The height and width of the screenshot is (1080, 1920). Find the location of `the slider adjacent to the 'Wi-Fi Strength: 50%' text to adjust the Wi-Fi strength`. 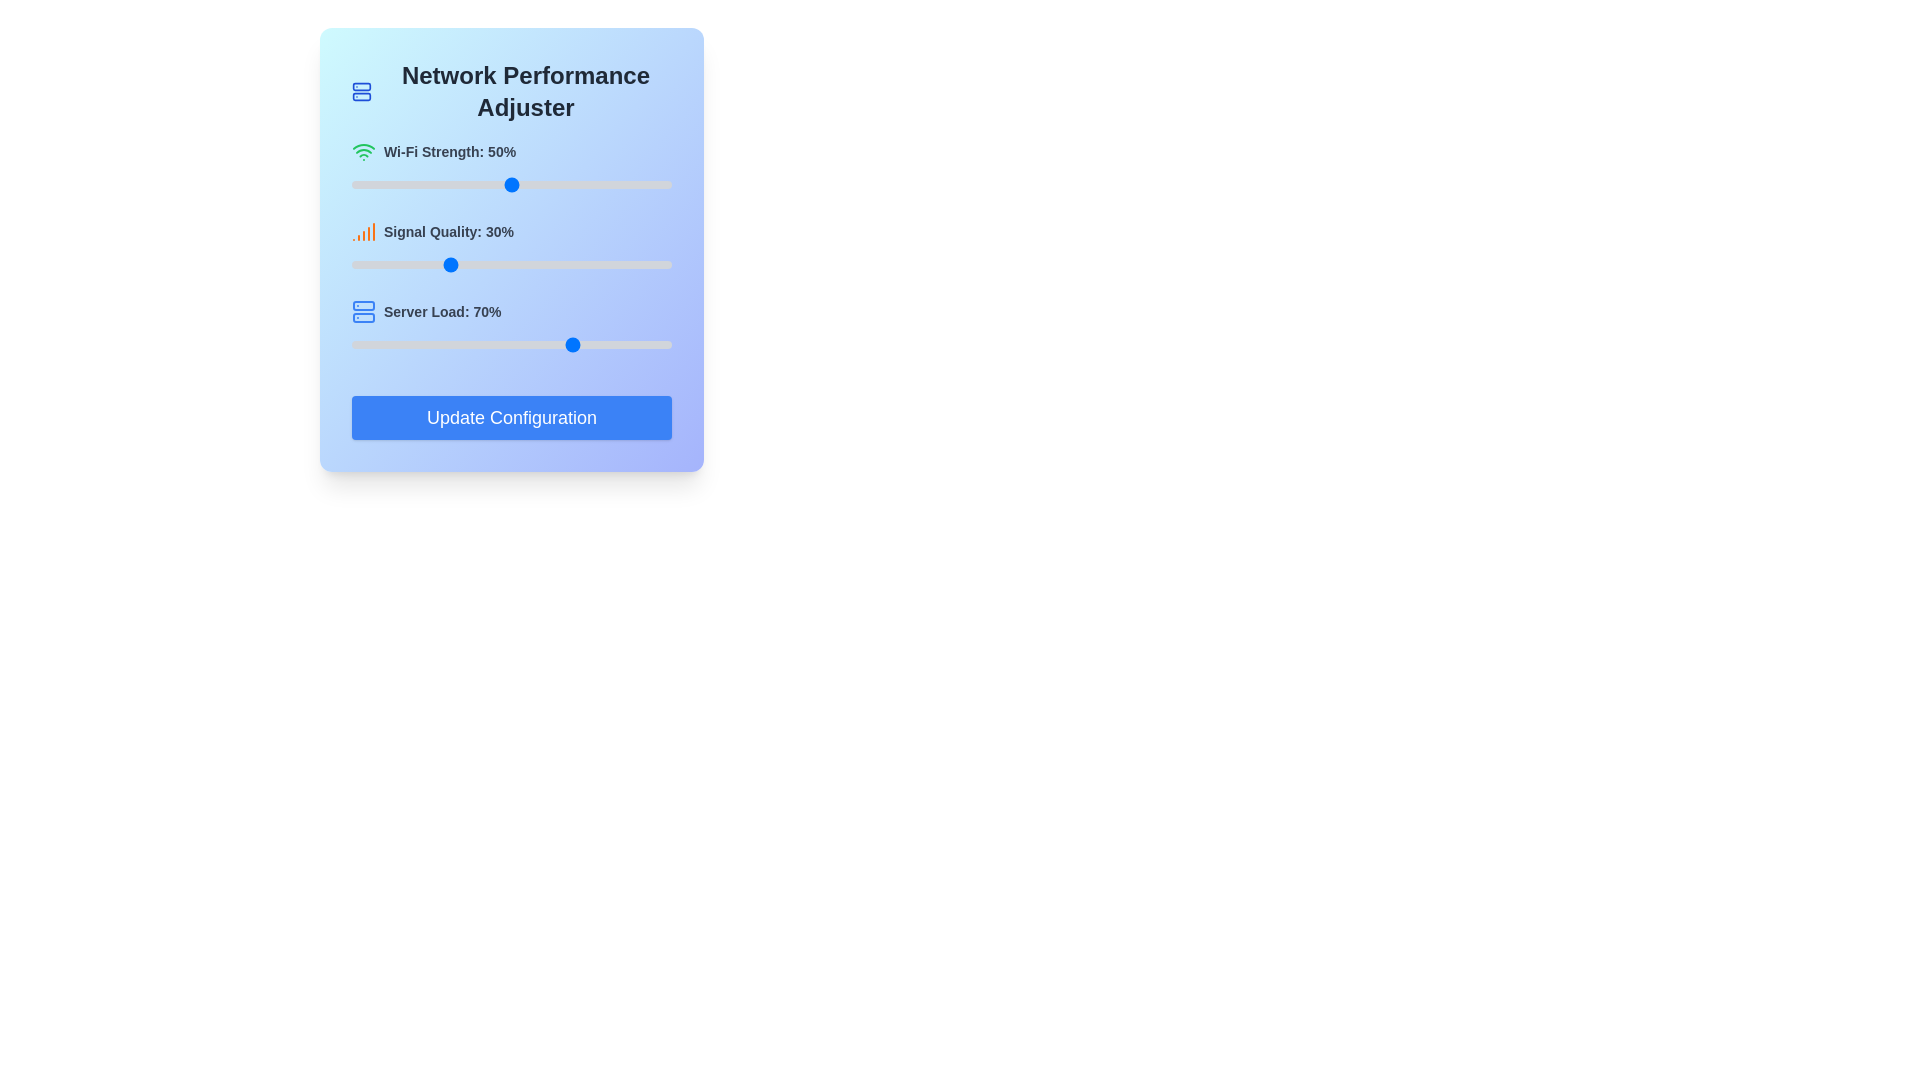

the slider adjacent to the 'Wi-Fi Strength: 50%' text to adjust the Wi-Fi strength is located at coordinates (512, 167).